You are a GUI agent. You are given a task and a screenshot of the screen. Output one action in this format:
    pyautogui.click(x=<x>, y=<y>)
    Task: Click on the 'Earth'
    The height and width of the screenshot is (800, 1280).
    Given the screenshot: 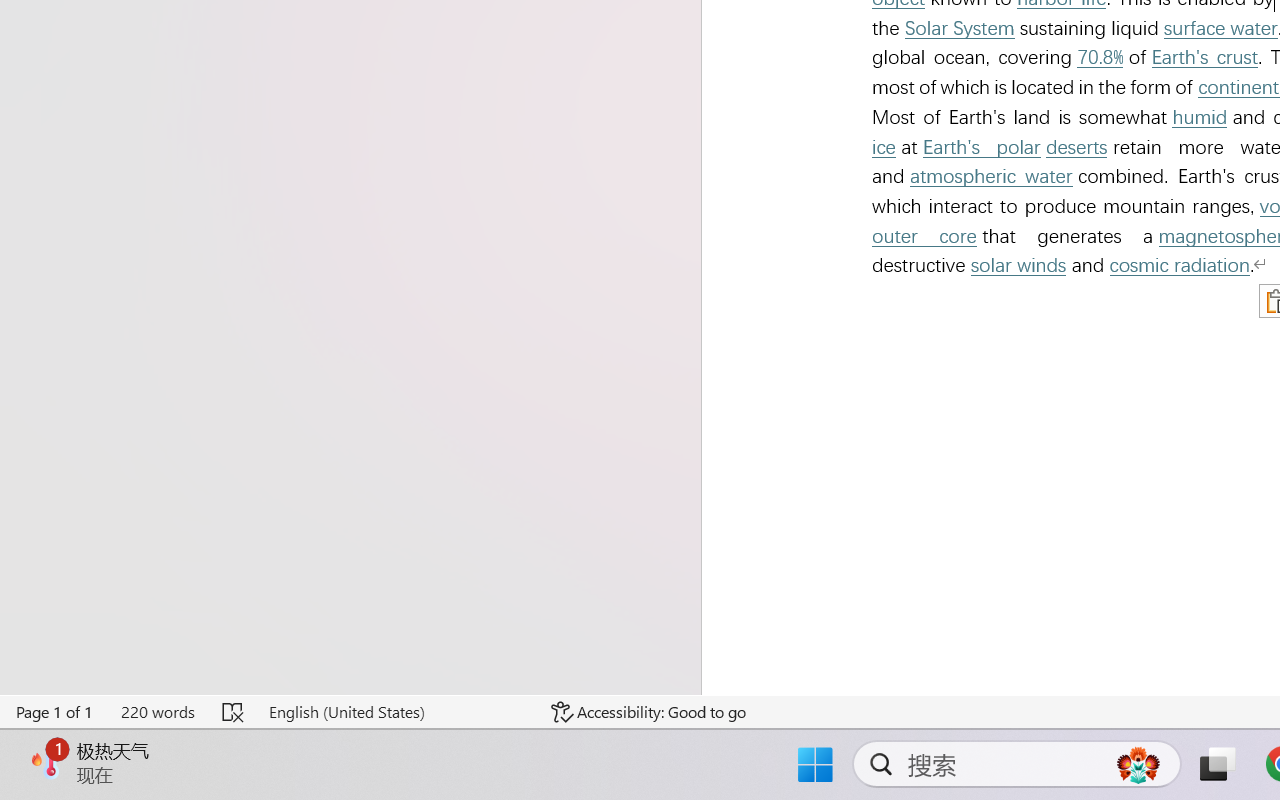 What is the action you would take?
    pyautogui.click(x=1204, y=56)
    